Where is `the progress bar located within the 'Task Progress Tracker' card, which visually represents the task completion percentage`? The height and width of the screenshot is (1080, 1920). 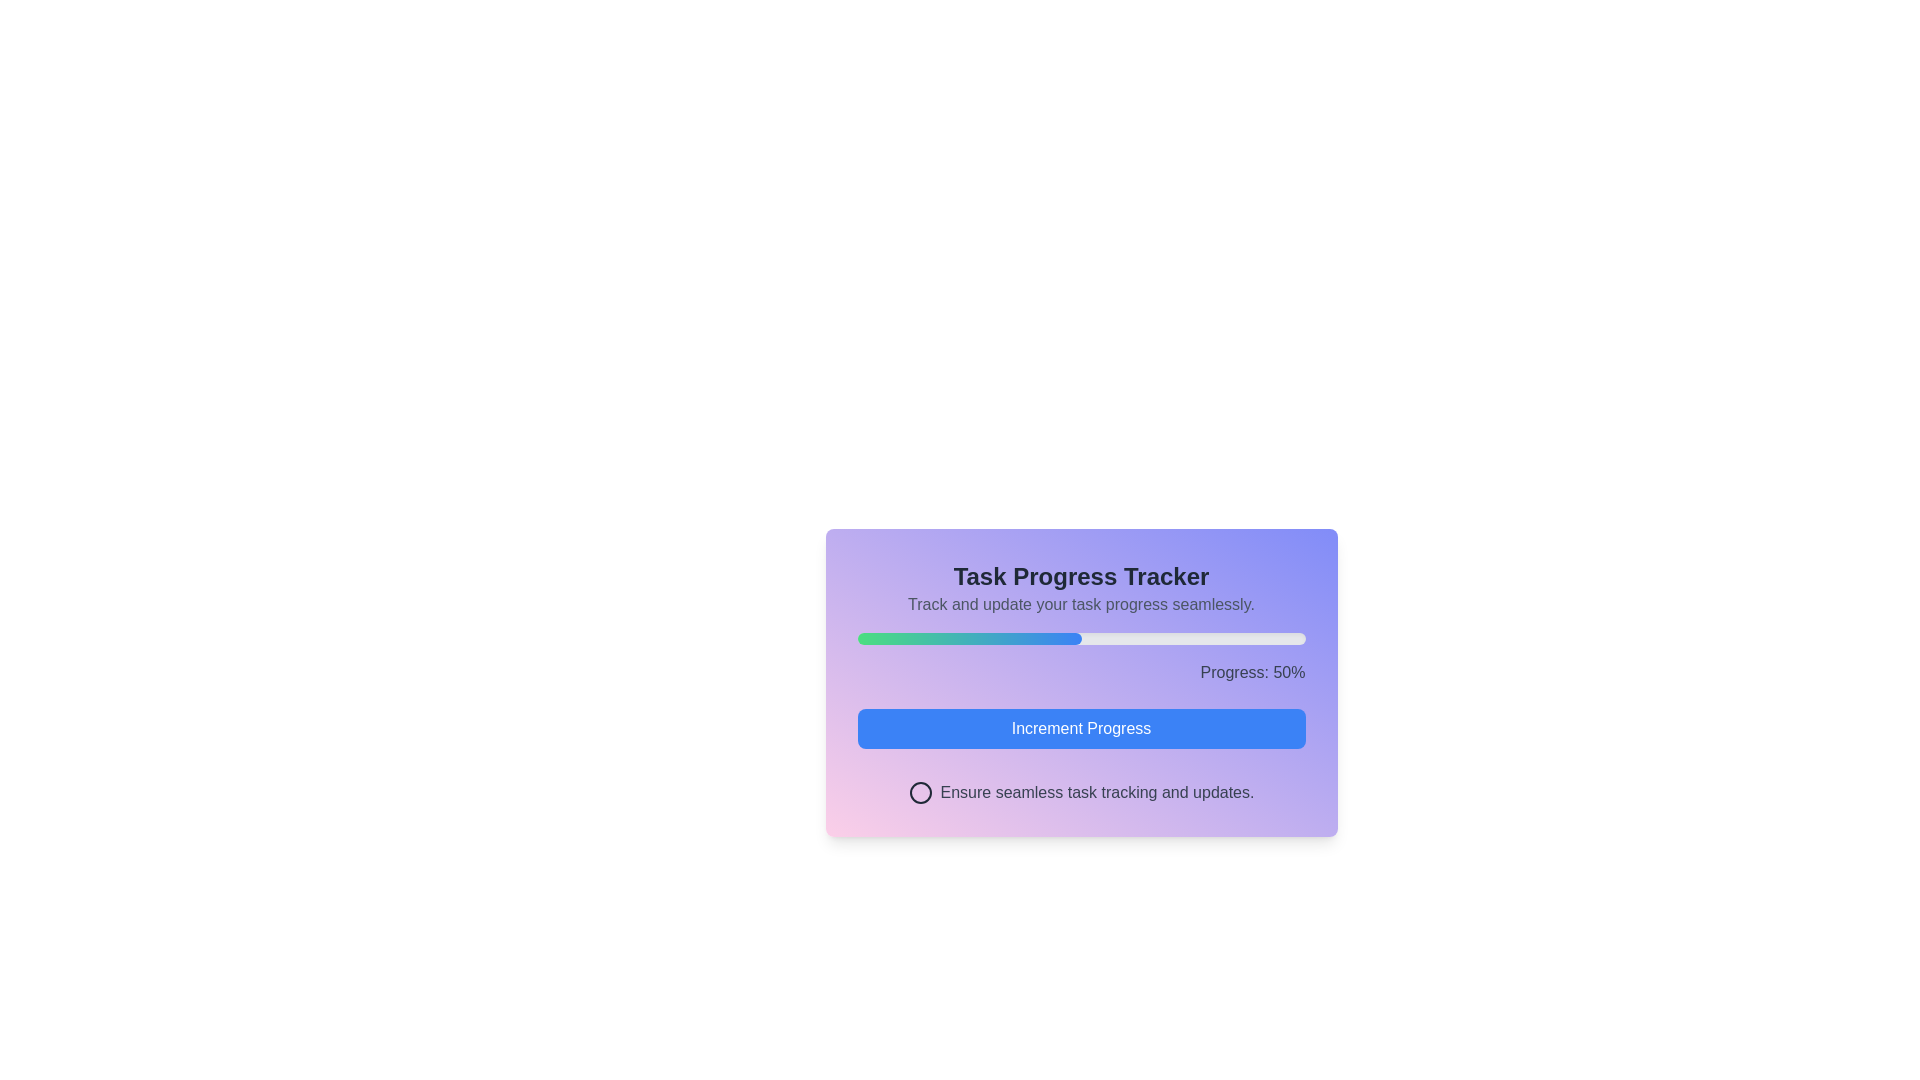
the progress bar located within the 'Task Progress Tracker' card, which visually represents the task completion percentage is located at coordinates (1080, 639).